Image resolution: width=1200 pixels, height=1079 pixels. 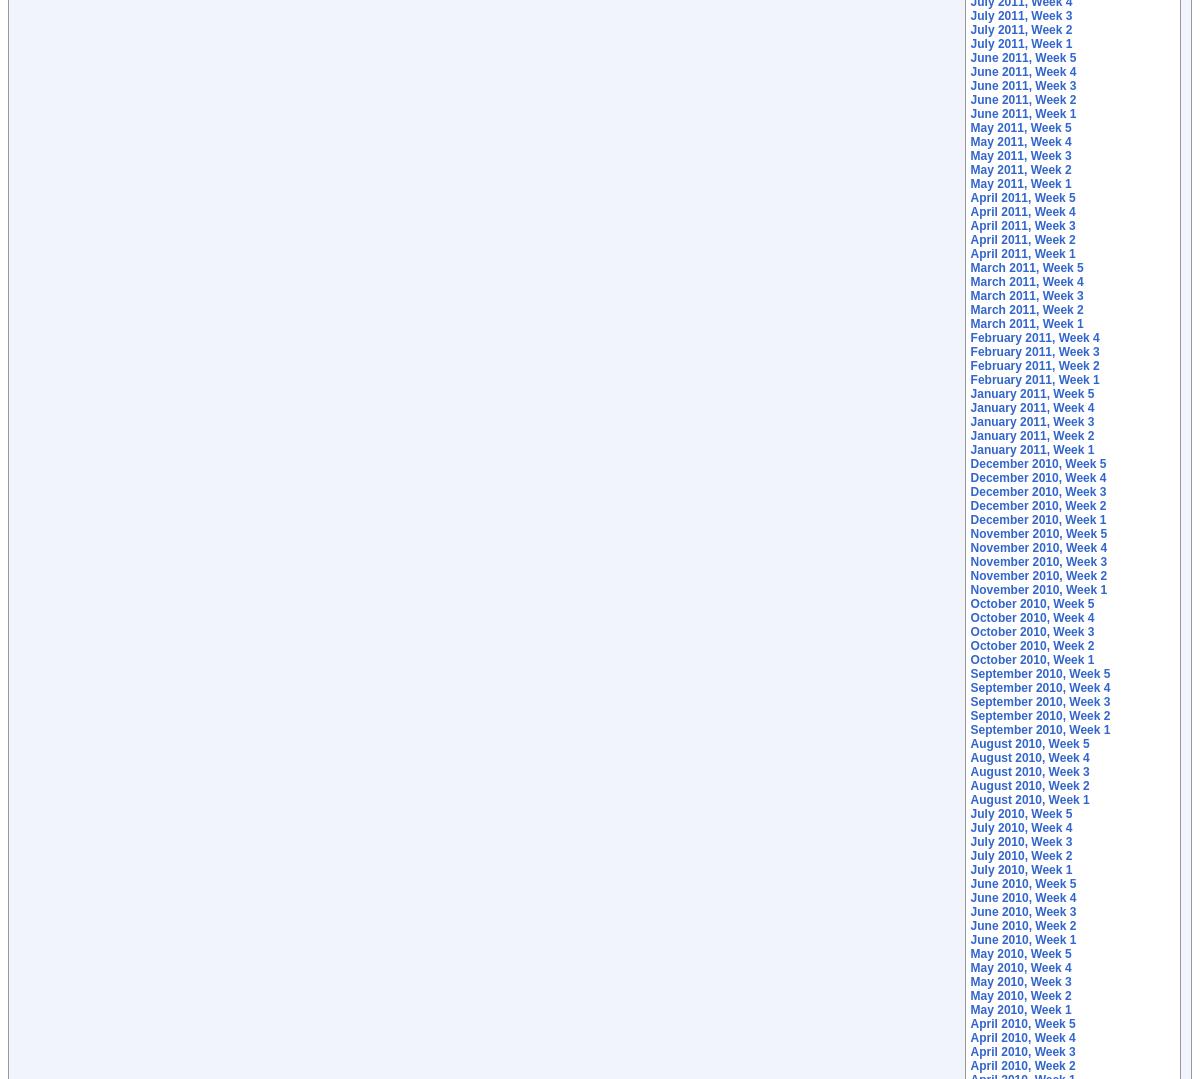 I want to click on 'February 2011, Week 3', so click(x=1034, y=351).